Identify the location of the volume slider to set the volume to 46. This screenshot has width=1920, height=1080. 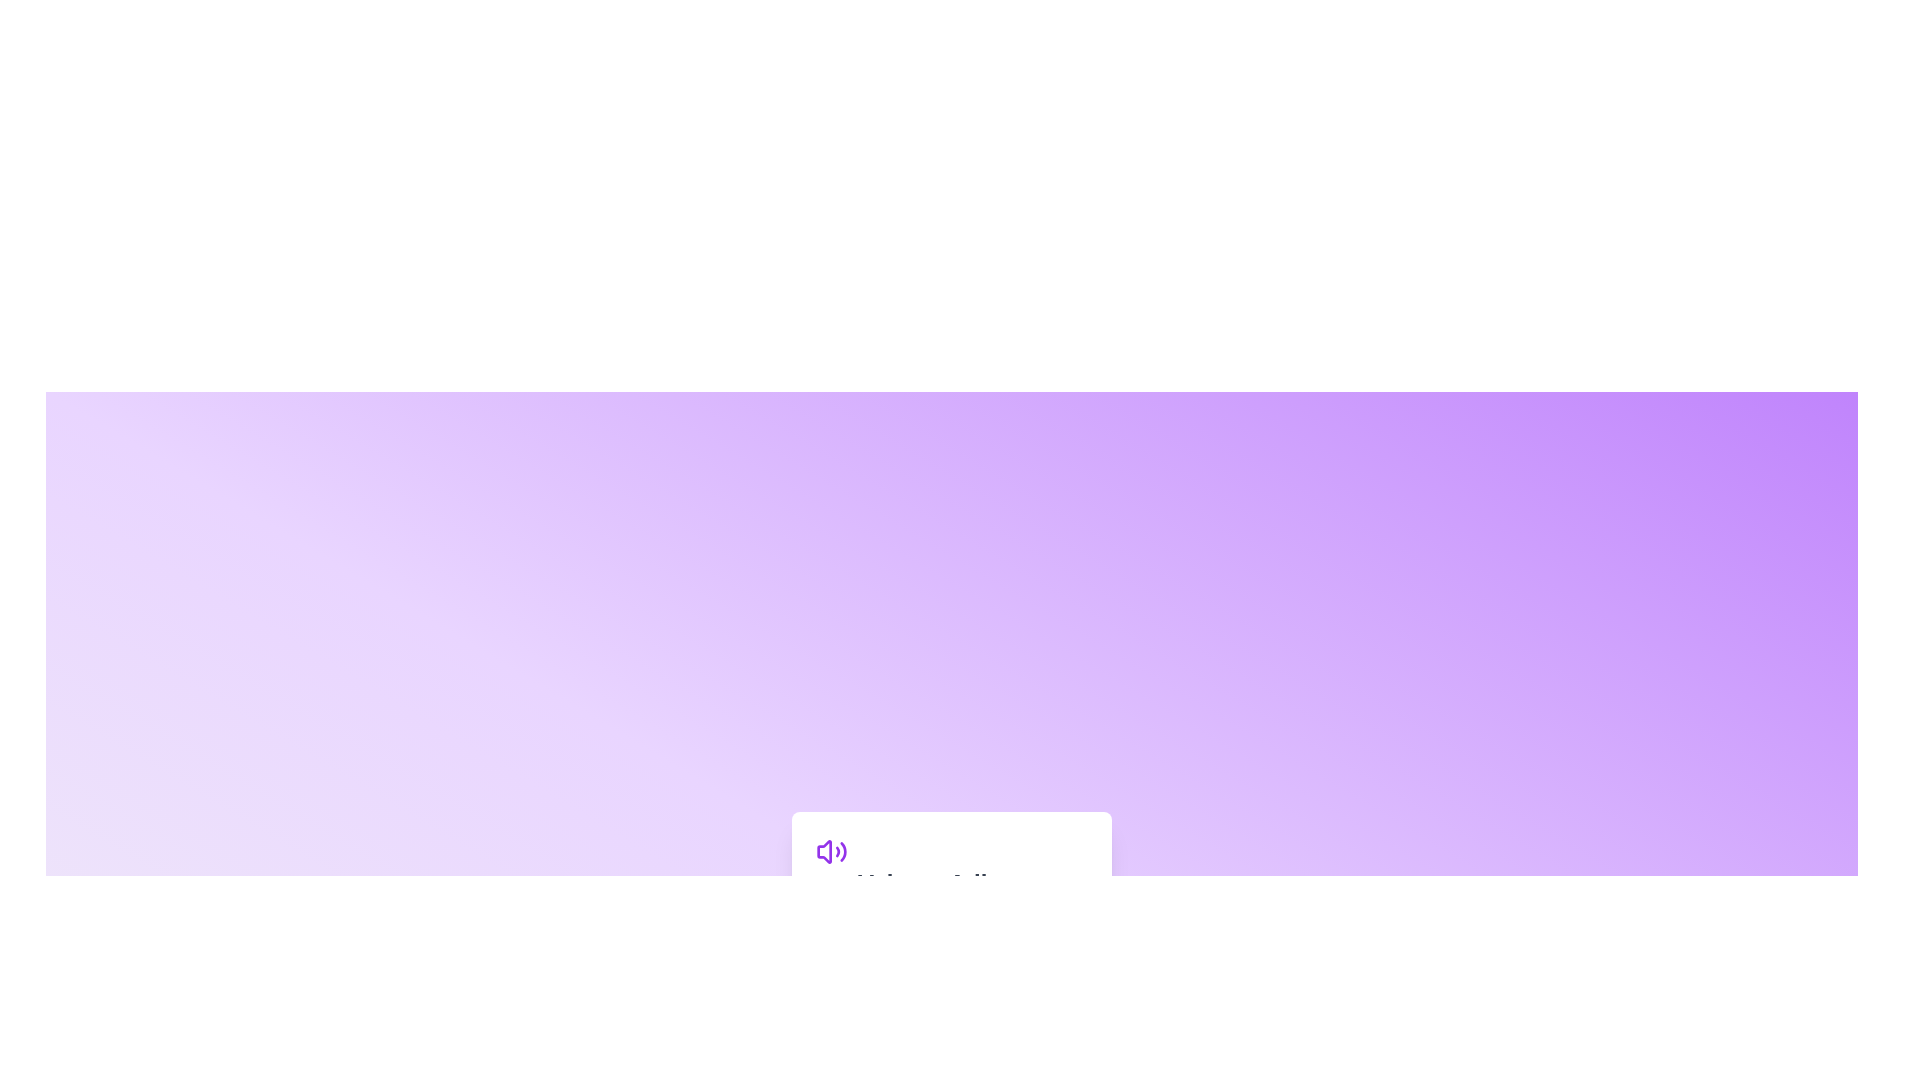
(940, 929).